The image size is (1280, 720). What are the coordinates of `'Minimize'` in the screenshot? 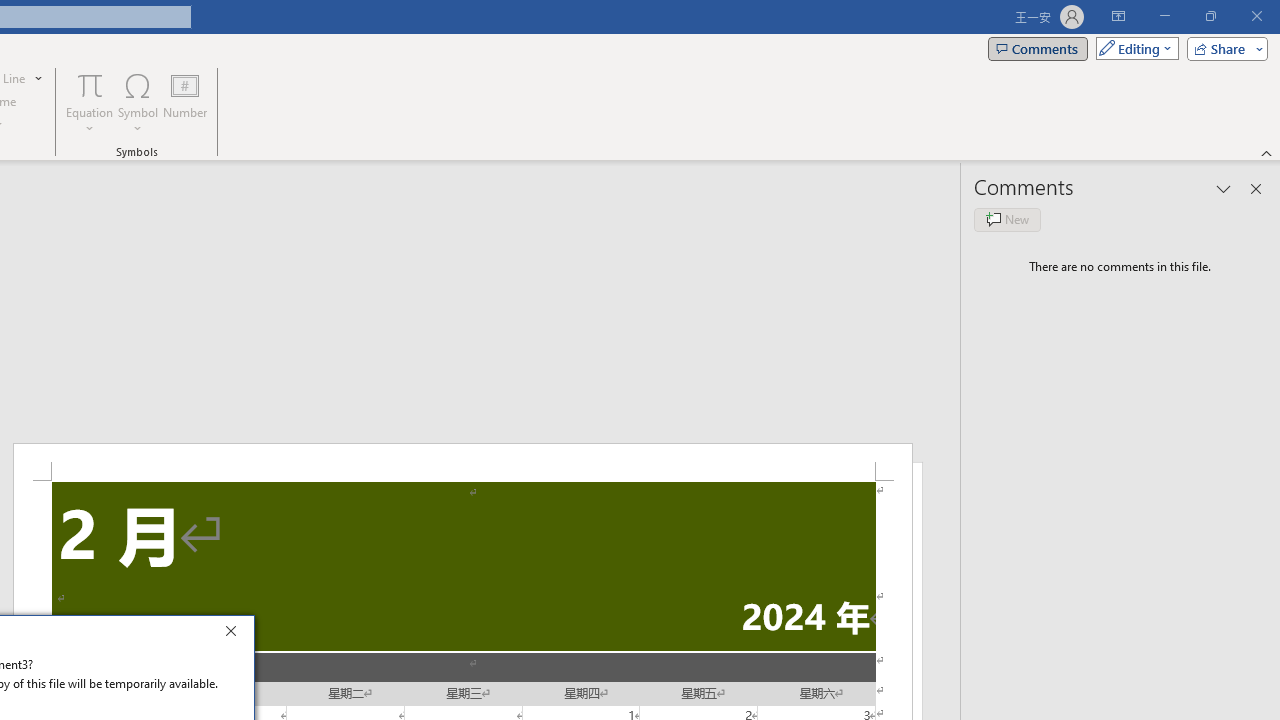 It's located at (1164, 16).